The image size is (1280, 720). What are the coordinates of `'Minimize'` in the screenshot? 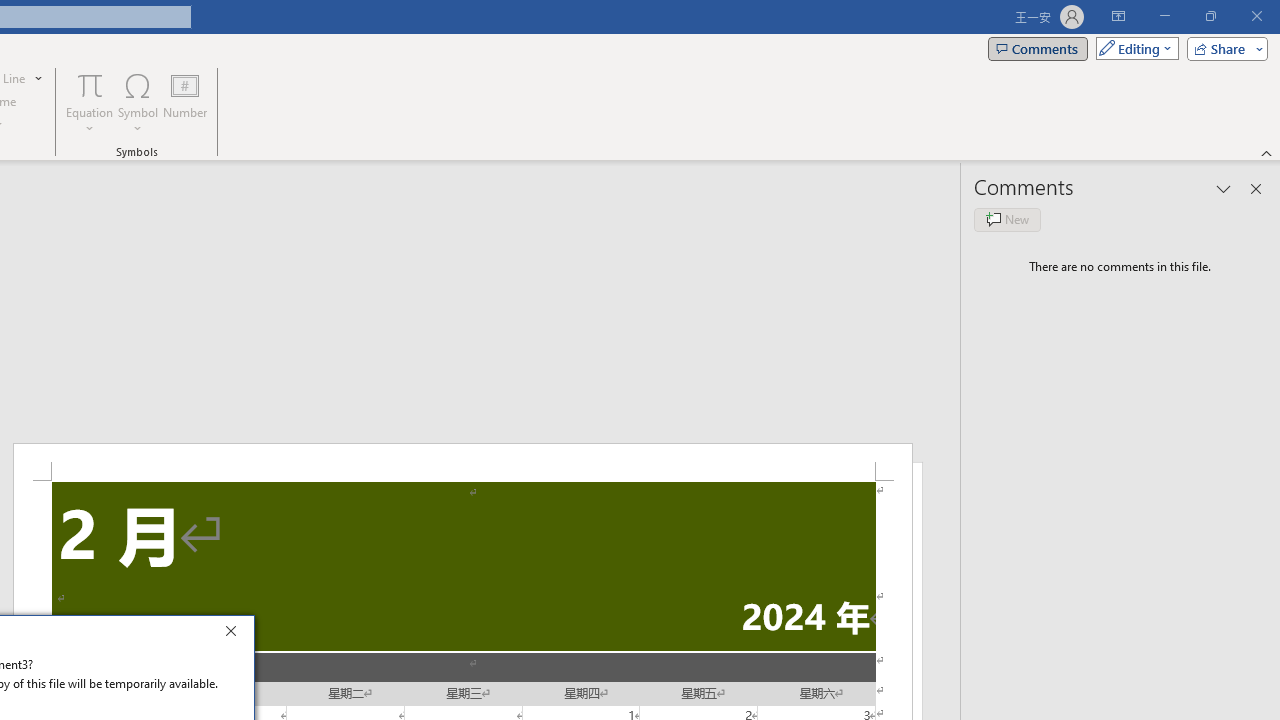 It's located at (1164, 16).